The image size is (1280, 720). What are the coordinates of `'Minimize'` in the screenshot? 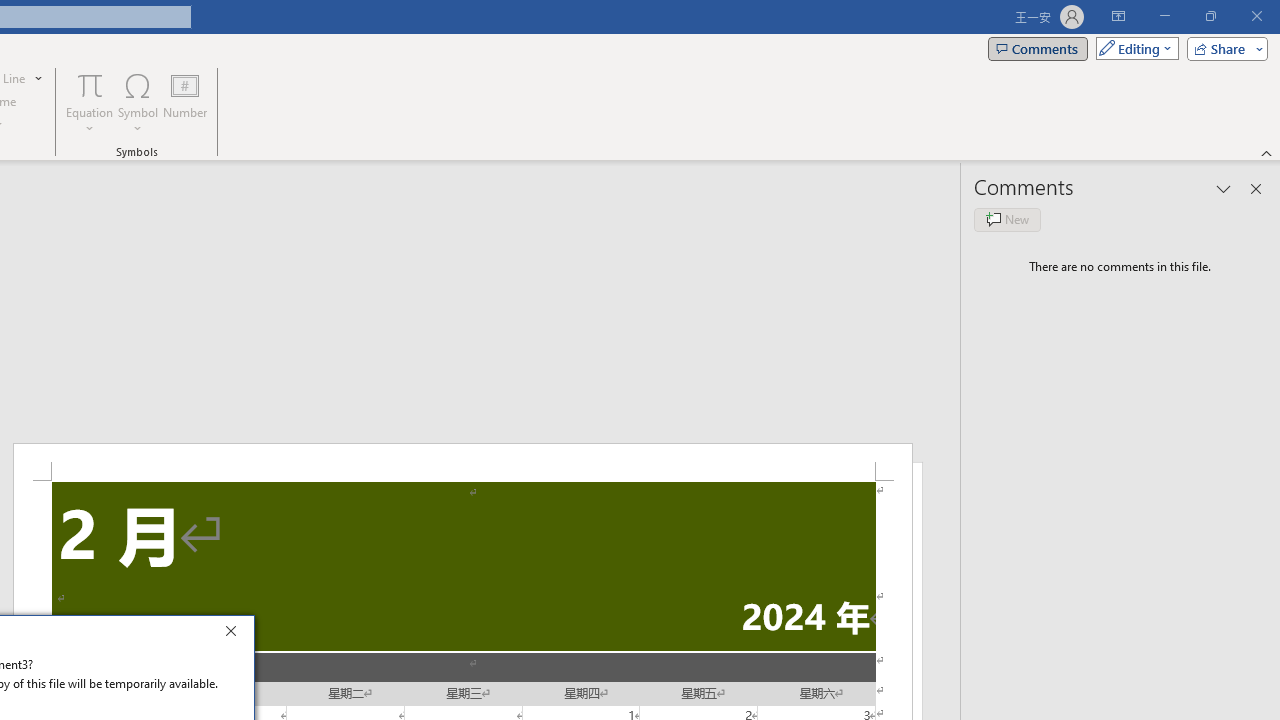 It's located at (1164, 16).